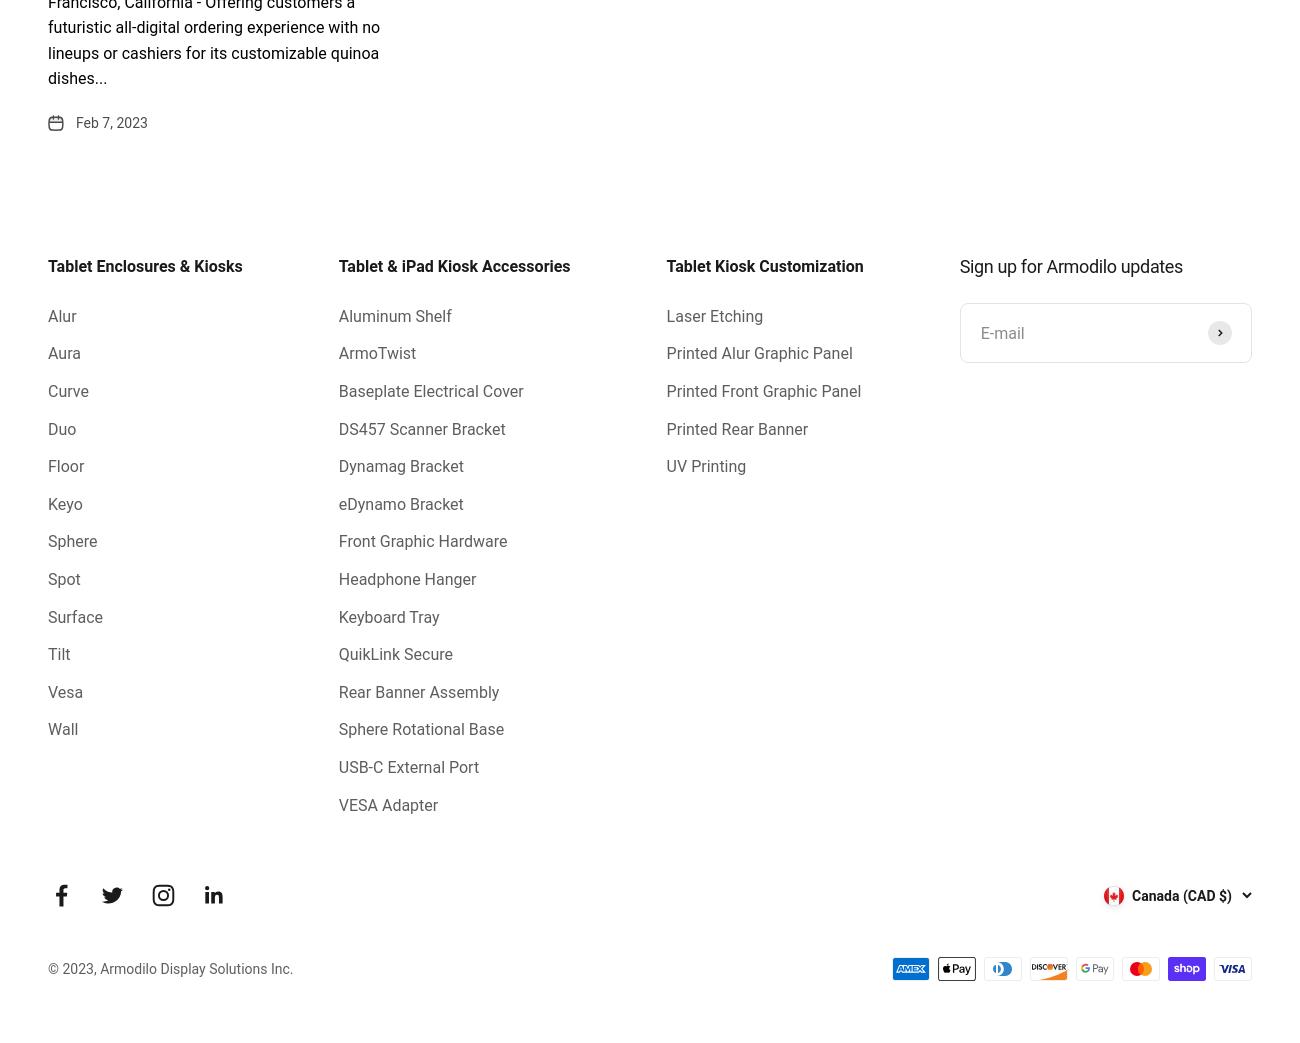 The image size is (1300, 1043). I want to click on 'Wall', so click(63, 729).